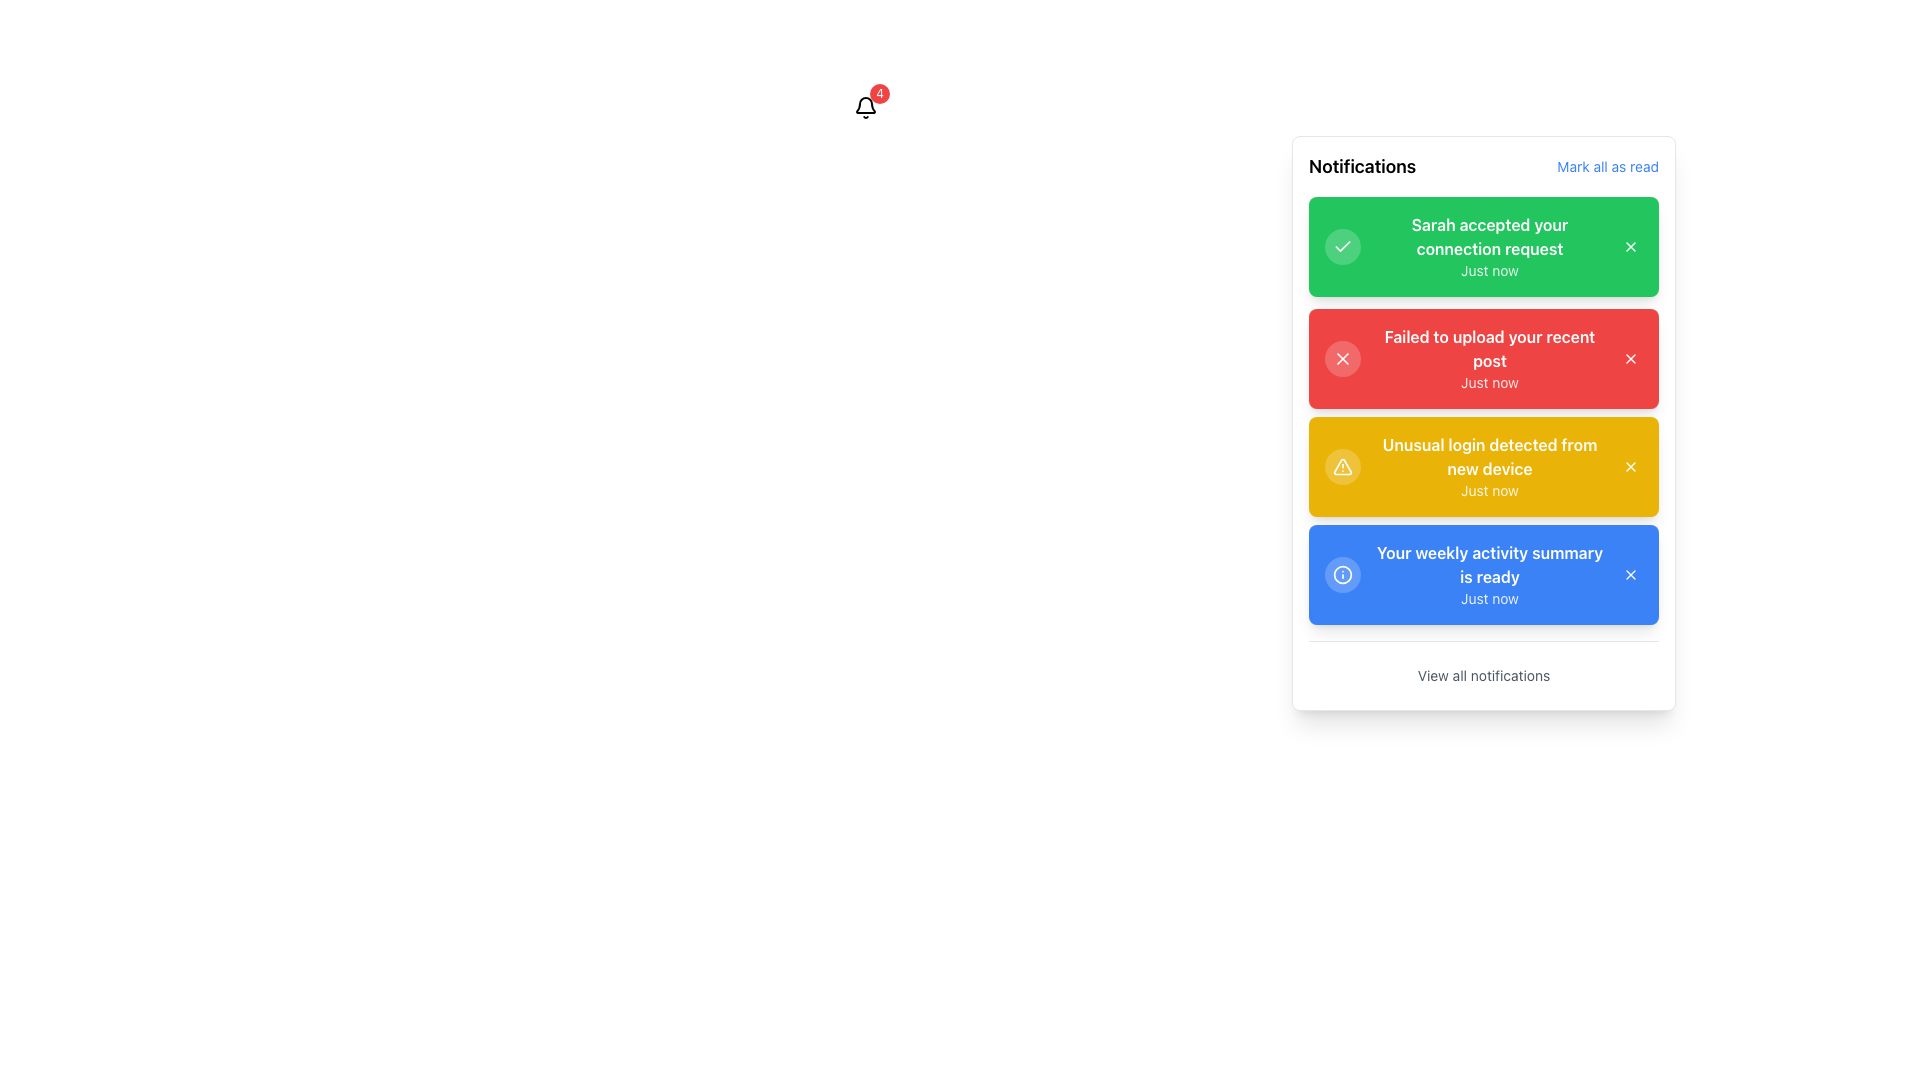 The height and width of the screenshot is (1080, 1920). I want to click on the notification icon located in the last blue row of the notification list, so click(1343, 574).